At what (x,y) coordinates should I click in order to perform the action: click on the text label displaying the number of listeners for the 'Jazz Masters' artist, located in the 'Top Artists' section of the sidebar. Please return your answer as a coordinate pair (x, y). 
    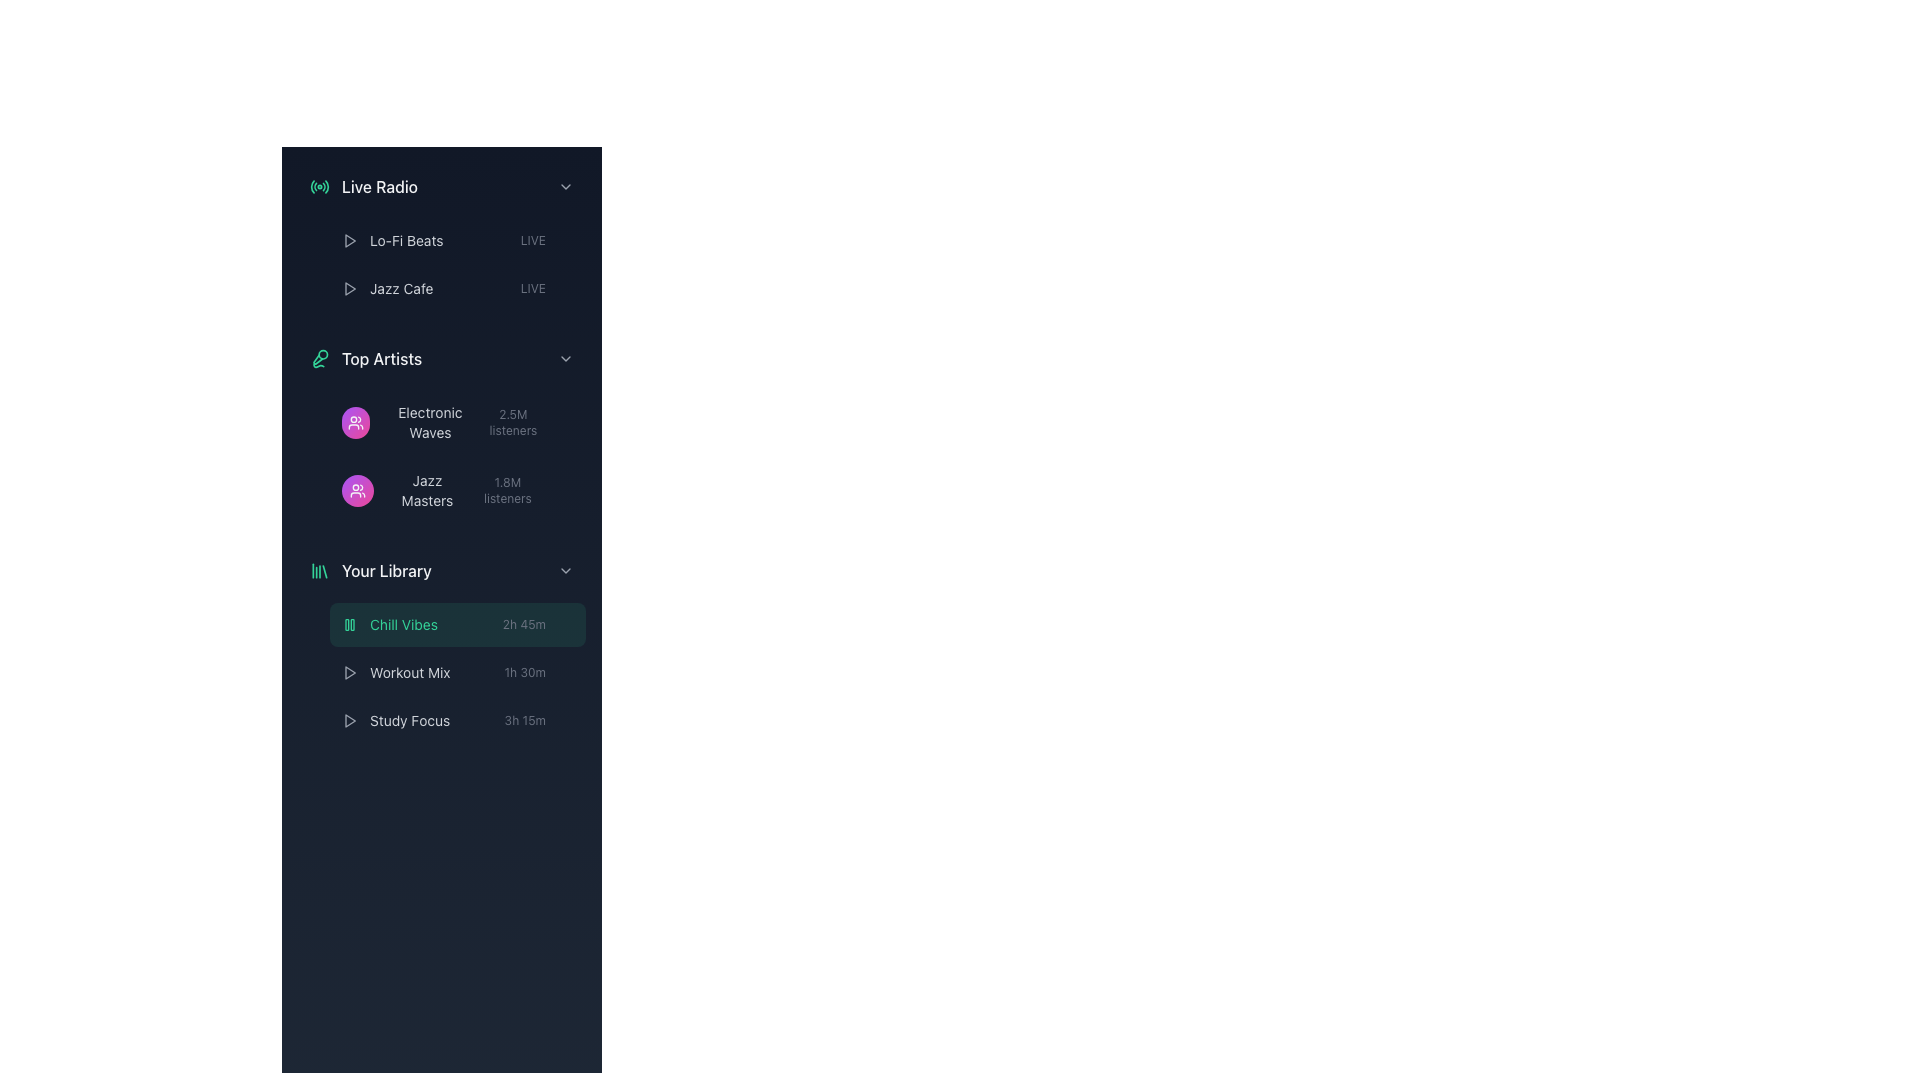
    Looking at the image, I should click on (507, 490).